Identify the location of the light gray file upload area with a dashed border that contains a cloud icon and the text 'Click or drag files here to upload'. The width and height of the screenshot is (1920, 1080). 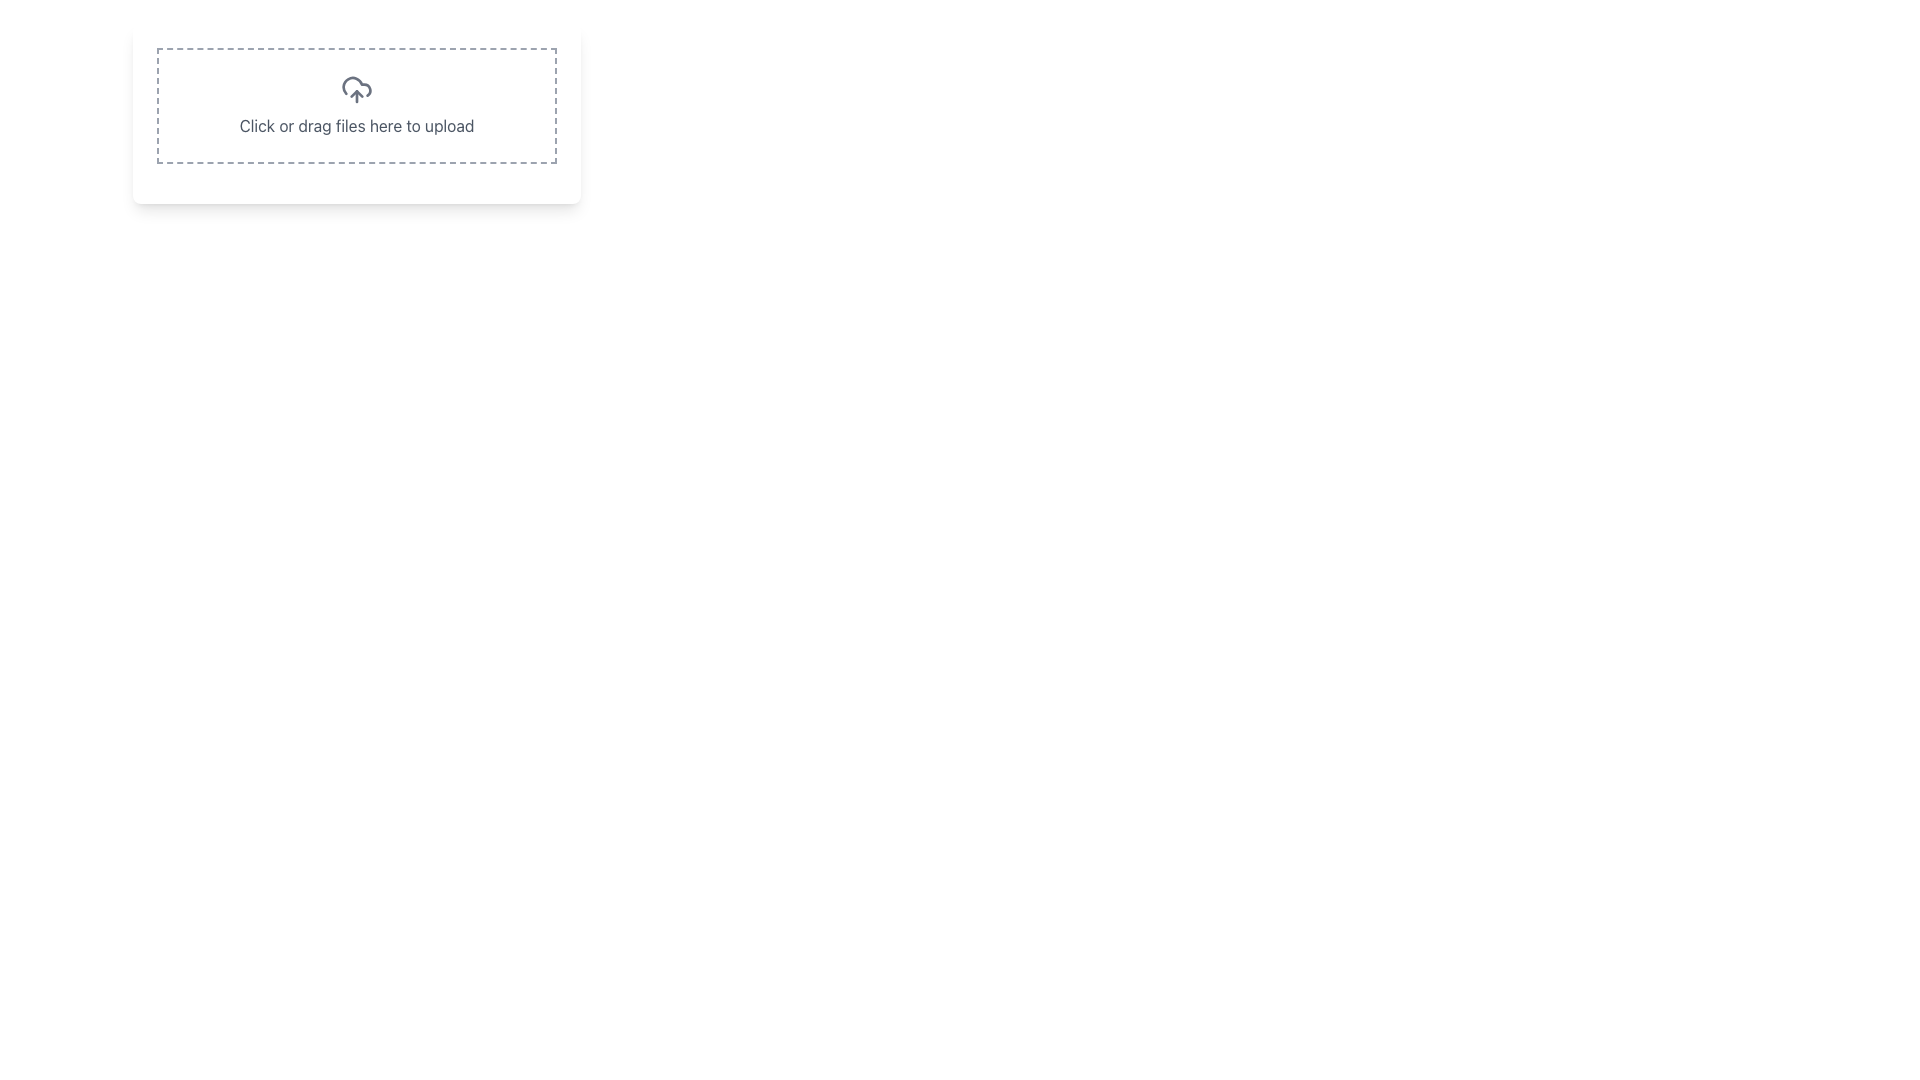
(356, 114).